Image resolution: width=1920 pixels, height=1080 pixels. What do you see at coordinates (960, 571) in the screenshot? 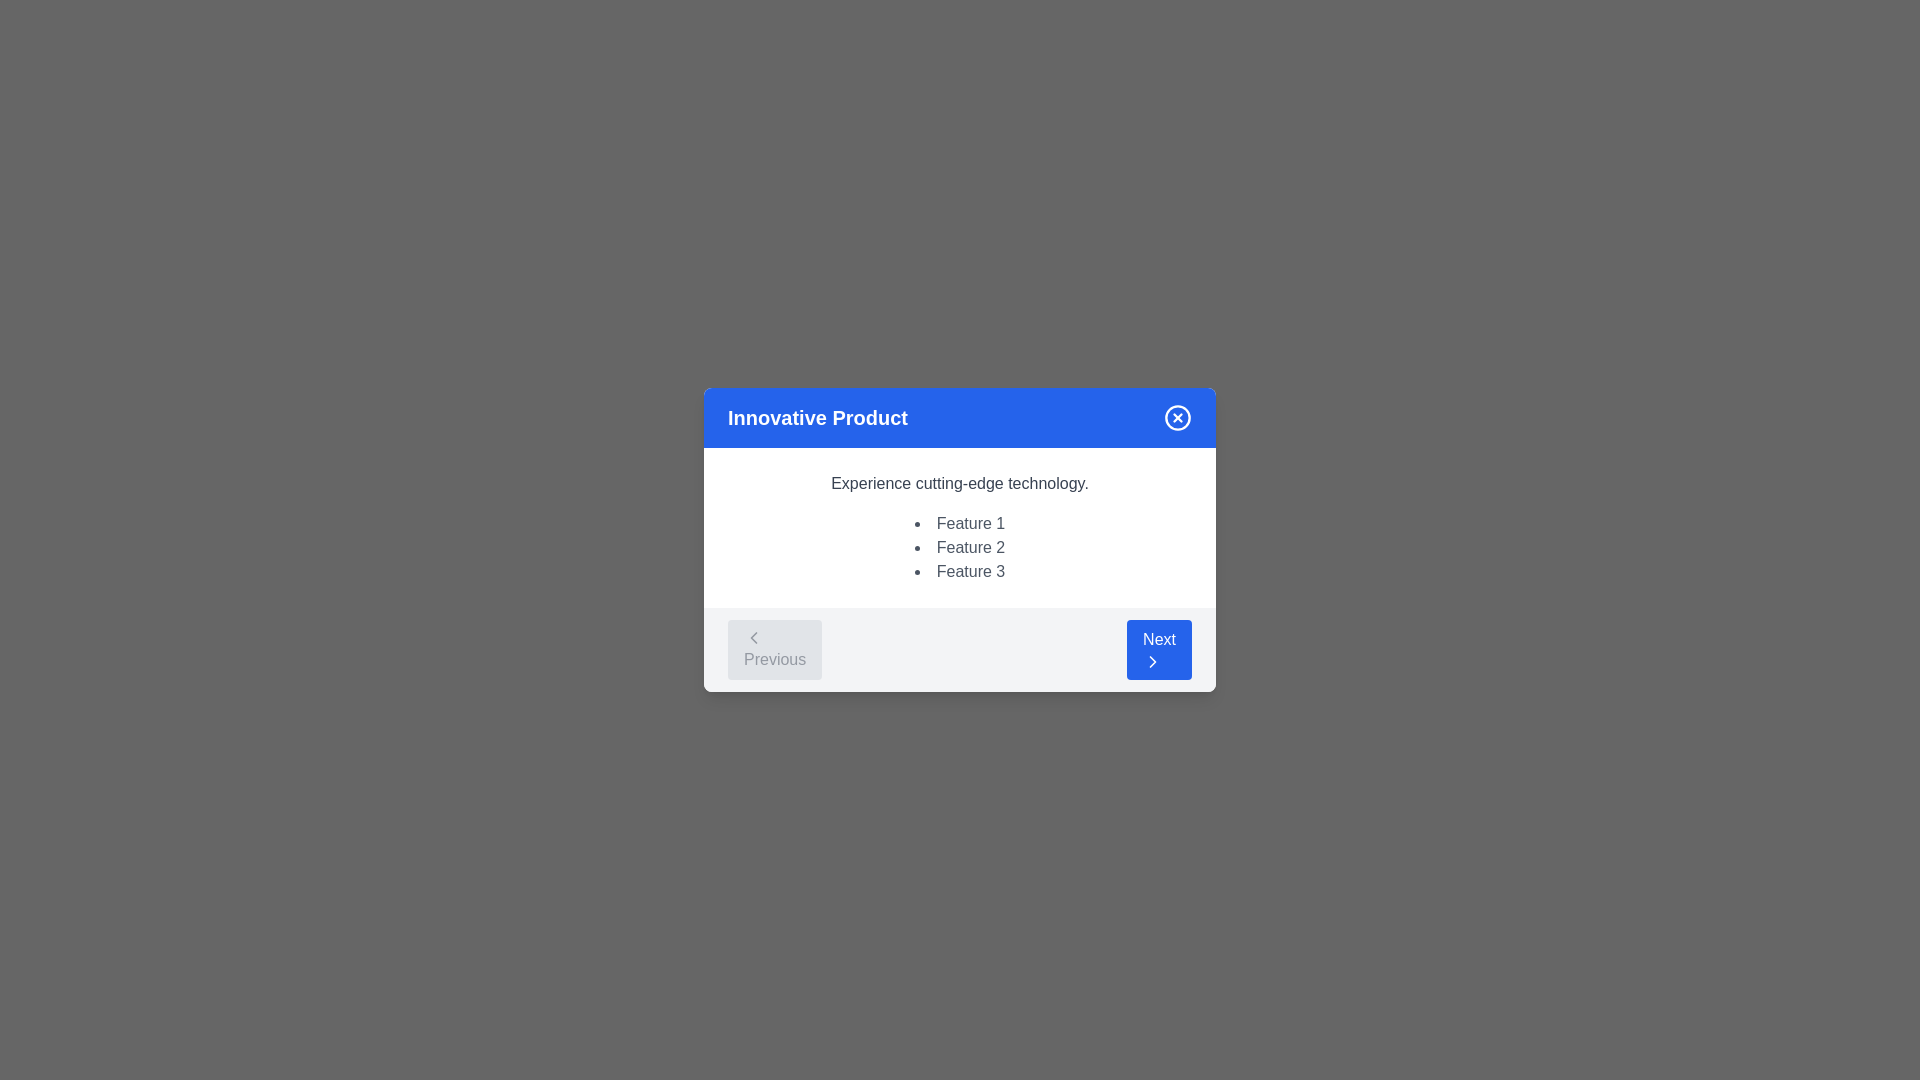
I see `the static text label that describes a feature in the dialog box titled 'Innovative Product', located centrally below 'Feature 1' and 'Feature 2'` at bounding box center [960, 571].